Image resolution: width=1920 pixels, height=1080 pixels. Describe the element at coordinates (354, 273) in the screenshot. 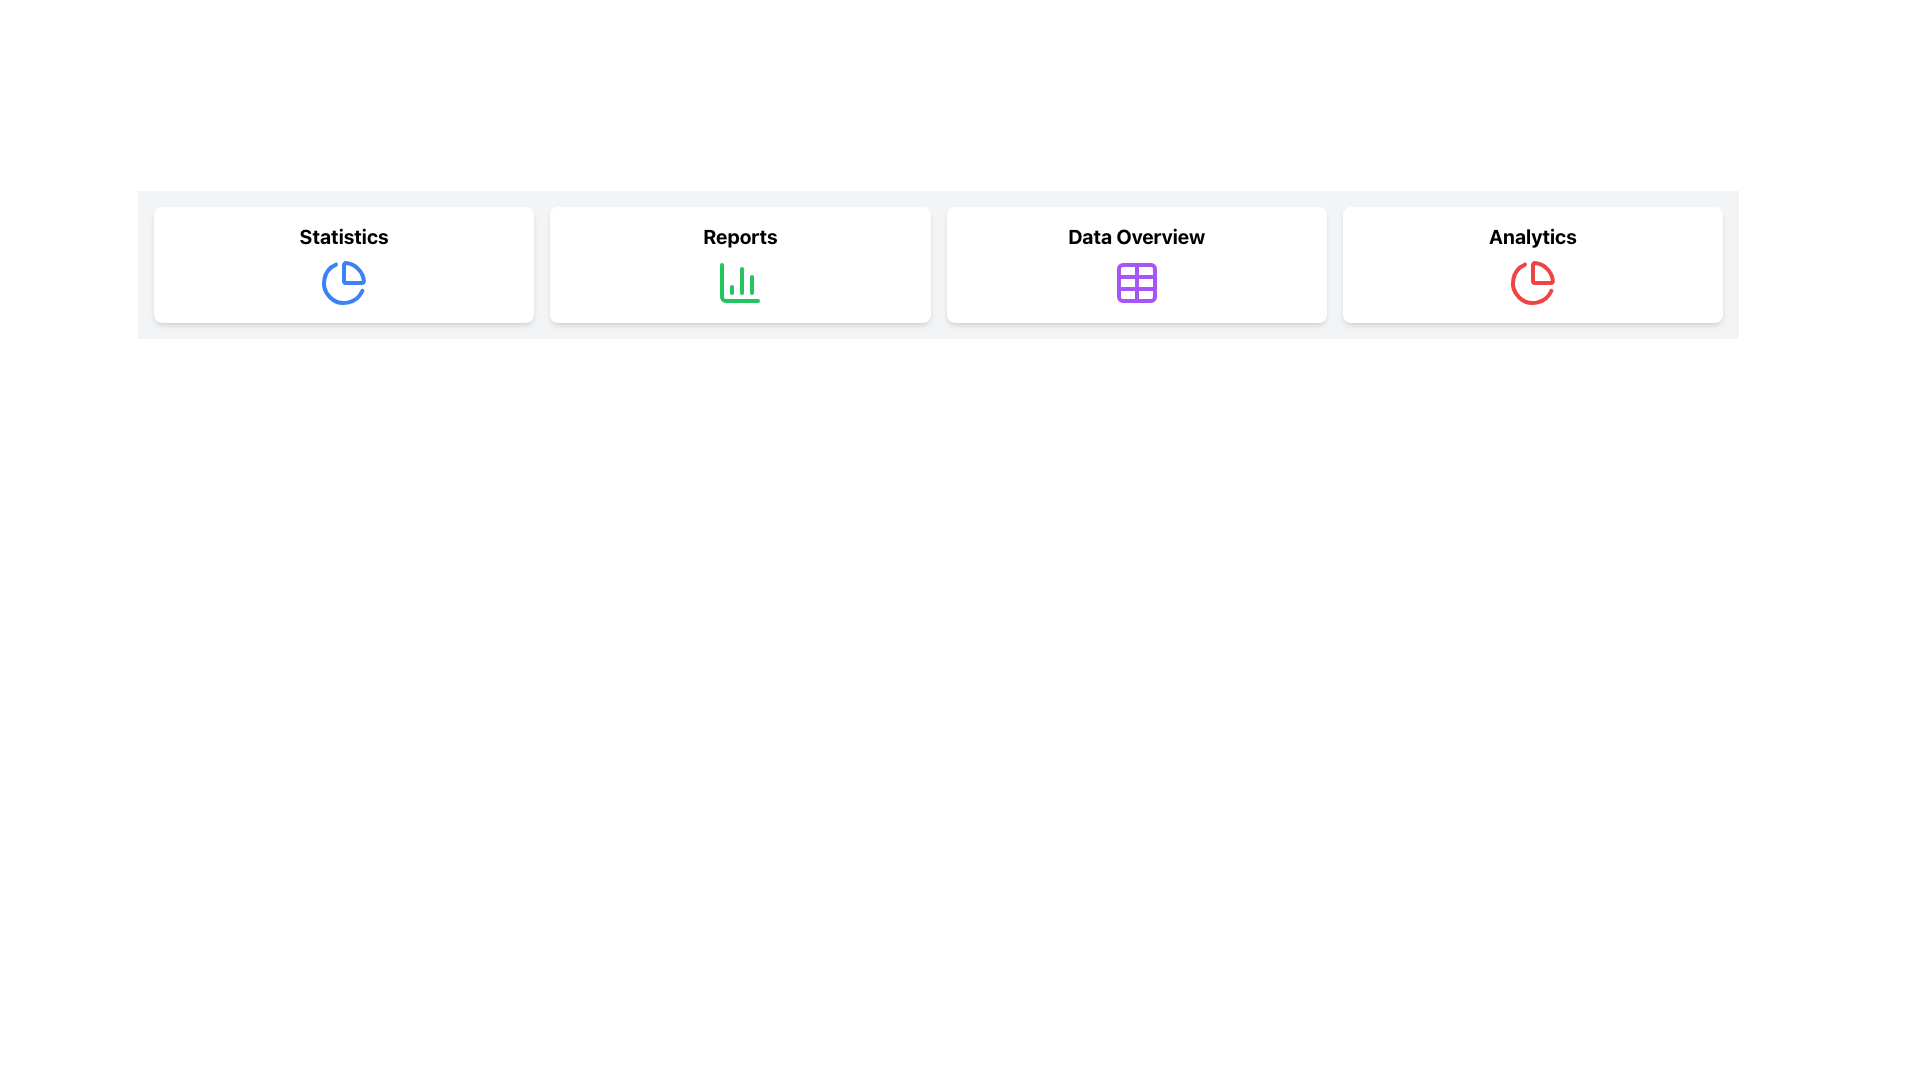

I see `the bottom-most segment of the pie chart icon within the 'Statistics' card, located to the far left among the row of cards on the interface` at that location.